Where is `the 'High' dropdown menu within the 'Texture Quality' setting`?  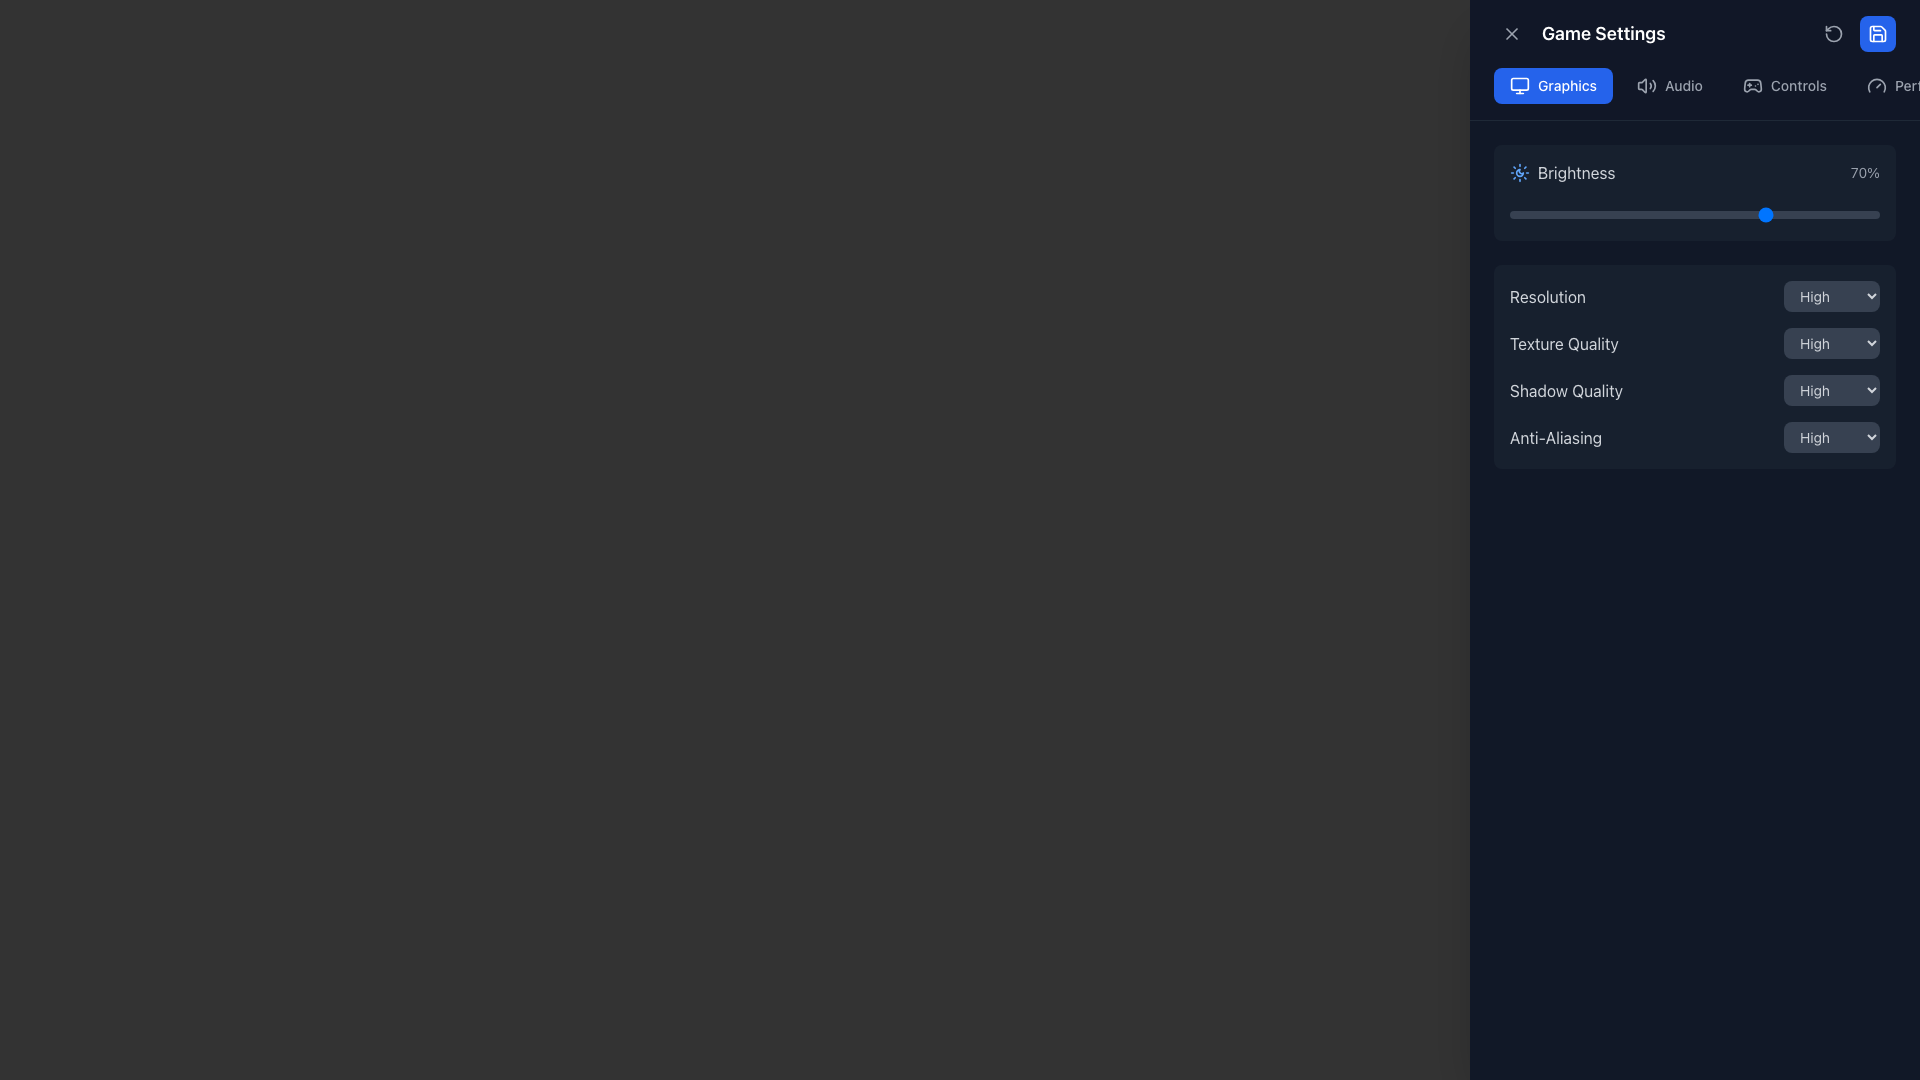 the 'High' dropdown menu within the 'Texture Quality' setting is located at coordinates (1832, 342).